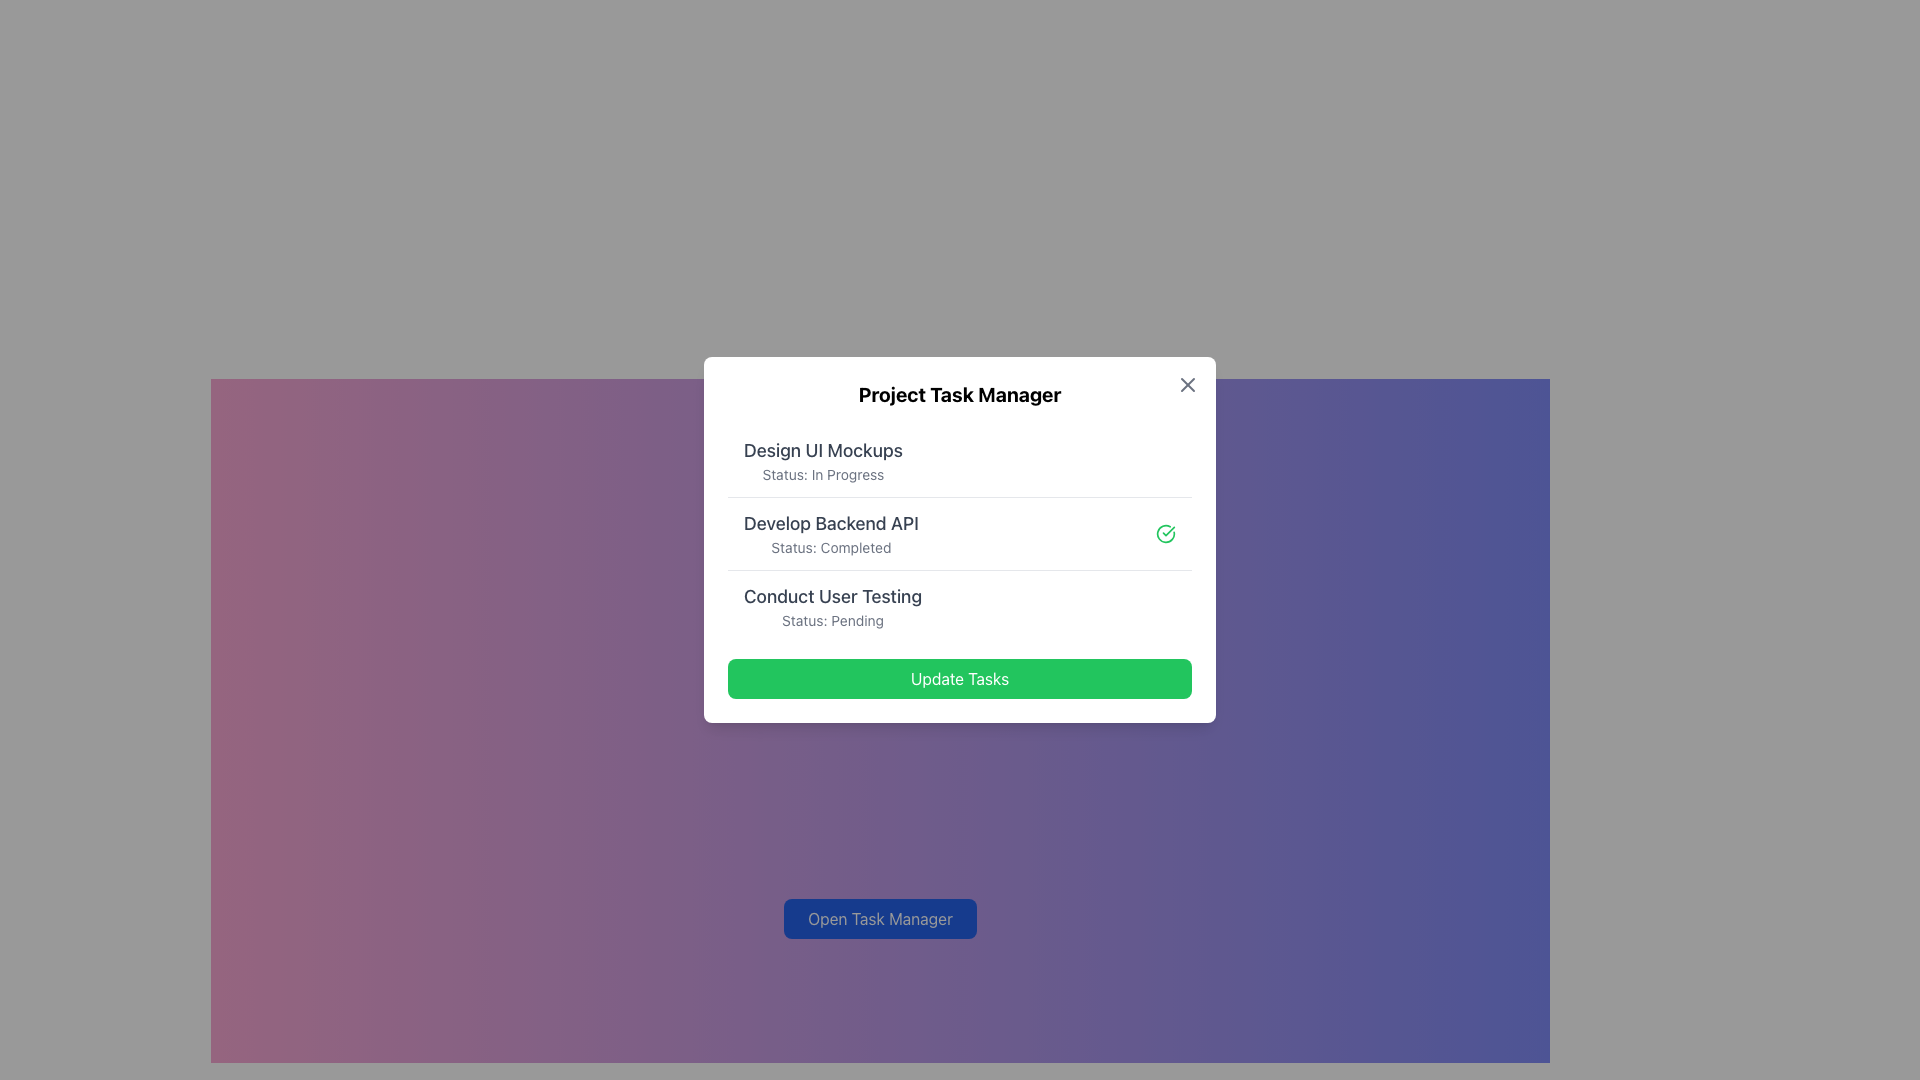 Image resolution: width=1920 pixels, height=1080 pixels. I want to click on text displayed in the second task title of the 'Project Task Manager' modal, which is positioned below 'Design UI Mockups' and above 'Conduct User Testing', so click(831, 523).